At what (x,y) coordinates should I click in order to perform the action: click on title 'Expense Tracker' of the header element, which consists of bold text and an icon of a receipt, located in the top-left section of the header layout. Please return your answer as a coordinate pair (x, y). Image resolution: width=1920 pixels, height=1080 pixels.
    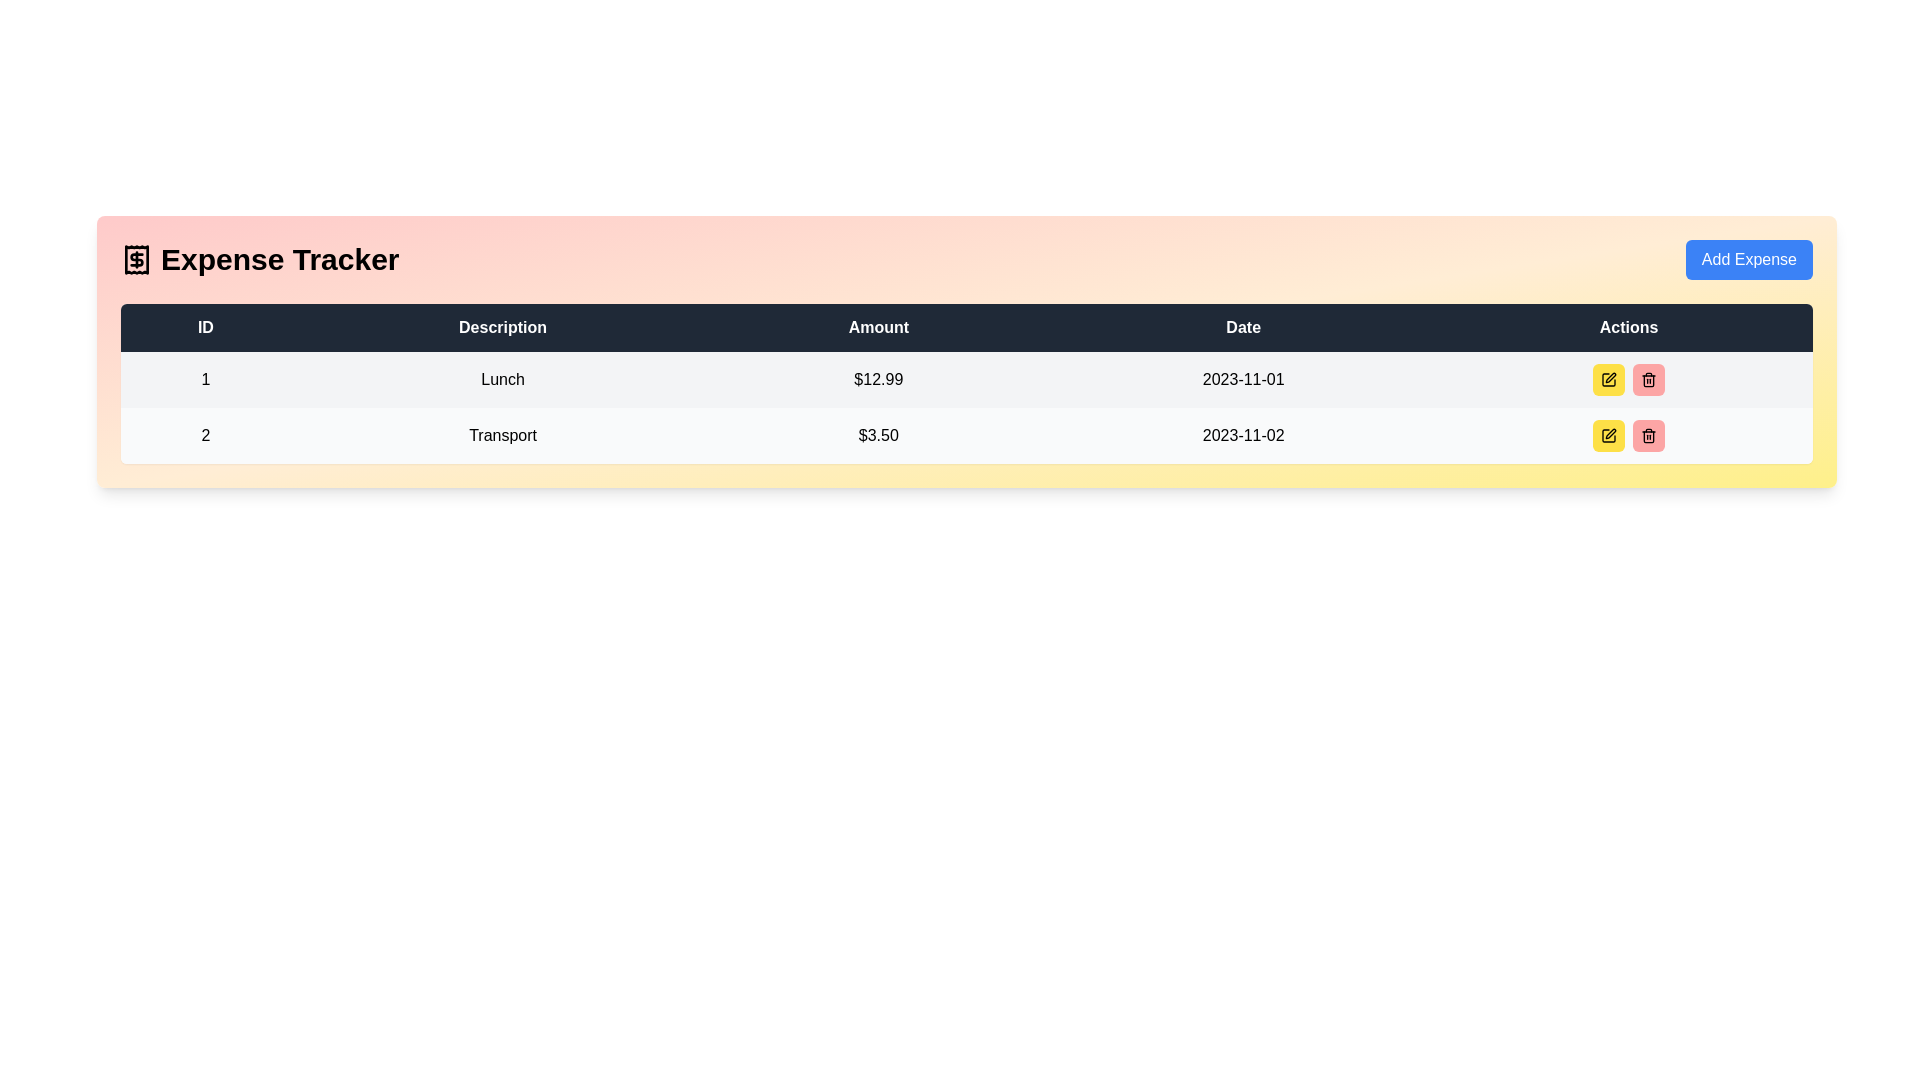
    Looking at the image, I should click on (259, 258).